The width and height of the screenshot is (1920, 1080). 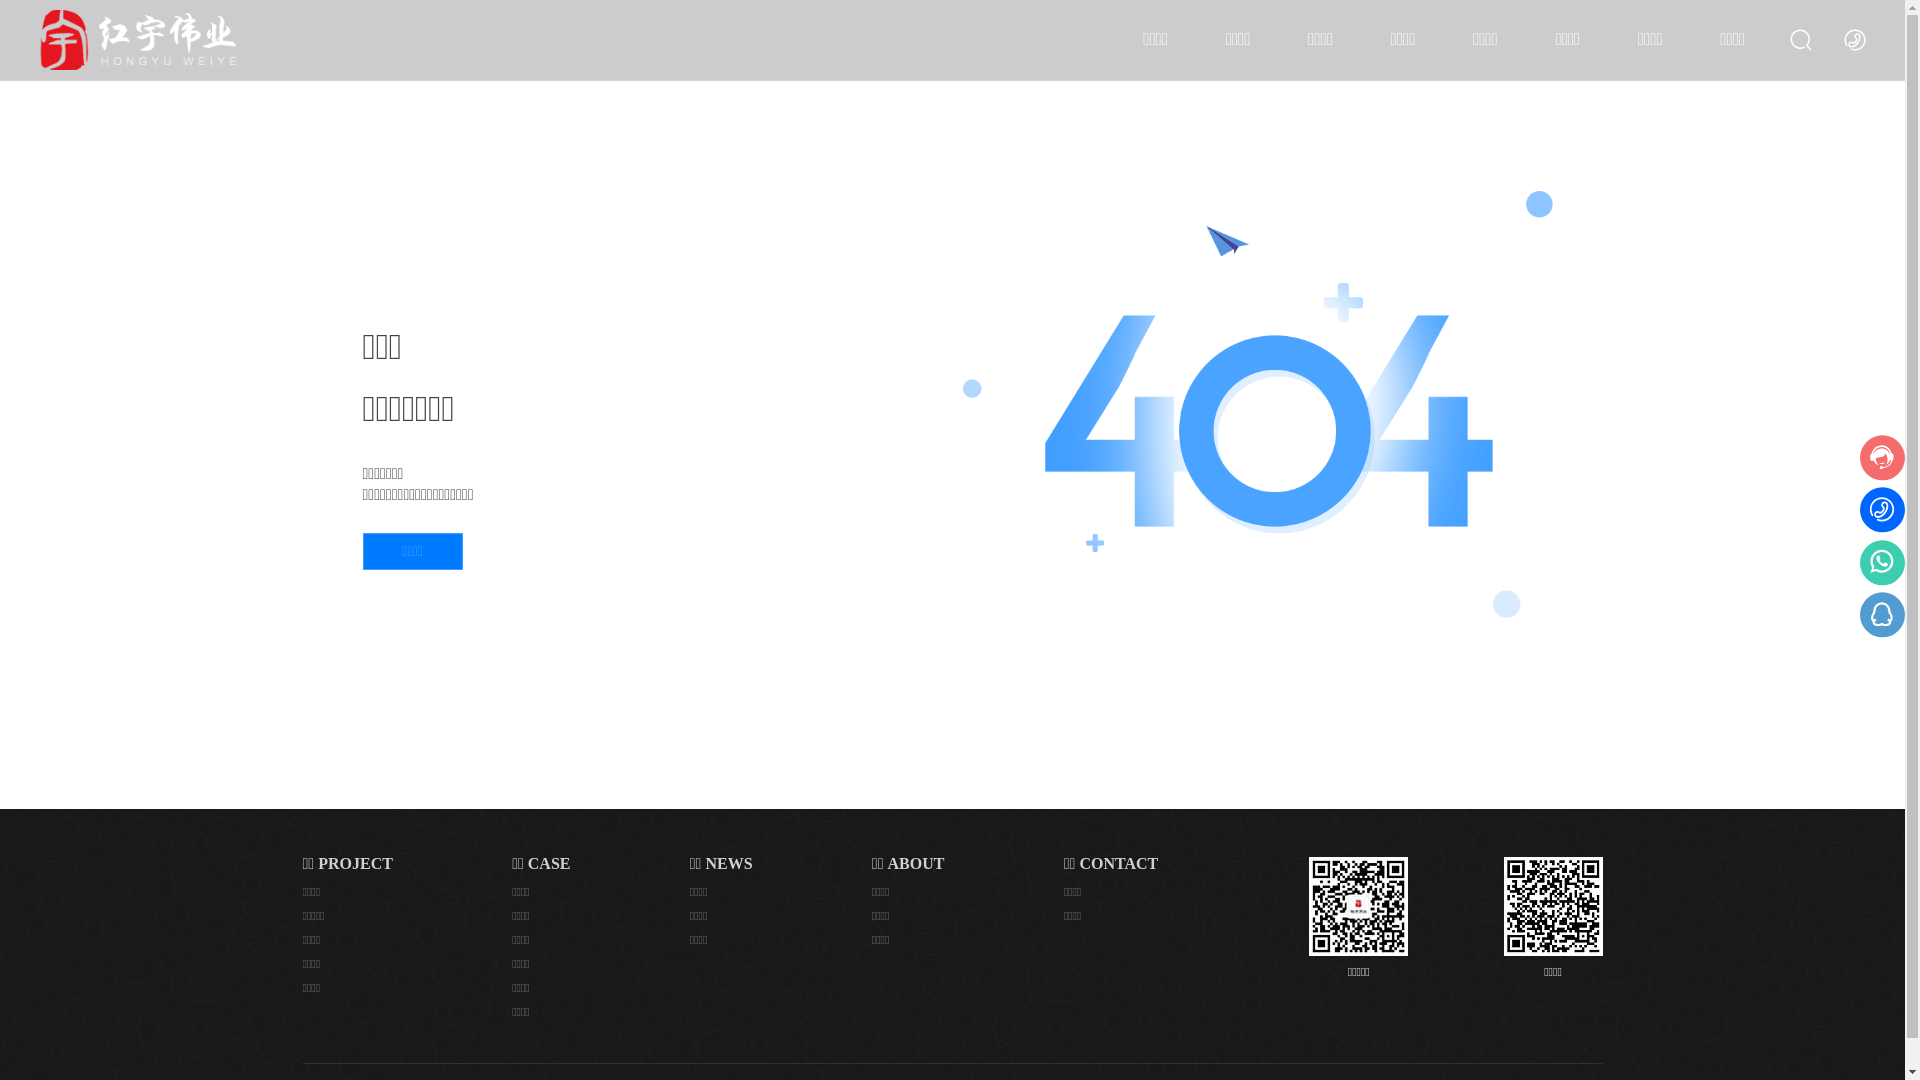 I want to click on 'ENGLISH', so click(x=1853, y=38).